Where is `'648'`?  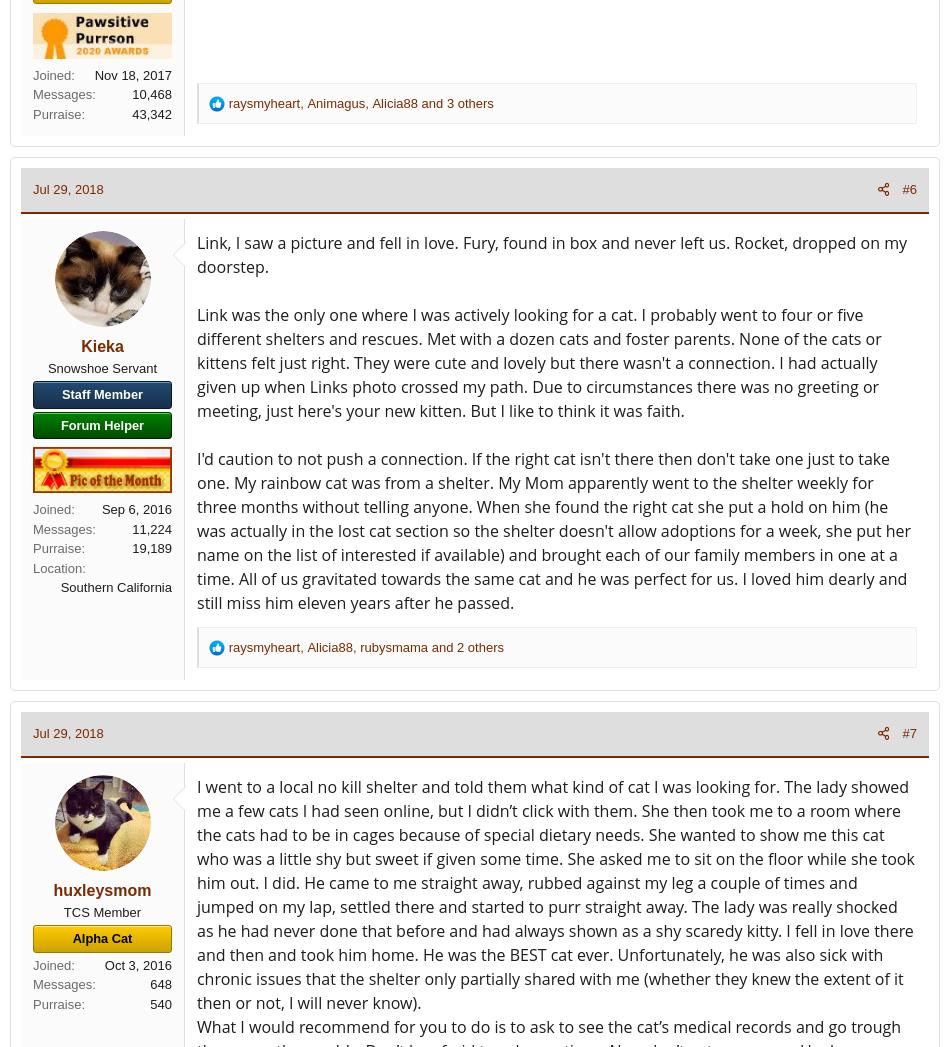 '648' is located at coordinates (161, 983).